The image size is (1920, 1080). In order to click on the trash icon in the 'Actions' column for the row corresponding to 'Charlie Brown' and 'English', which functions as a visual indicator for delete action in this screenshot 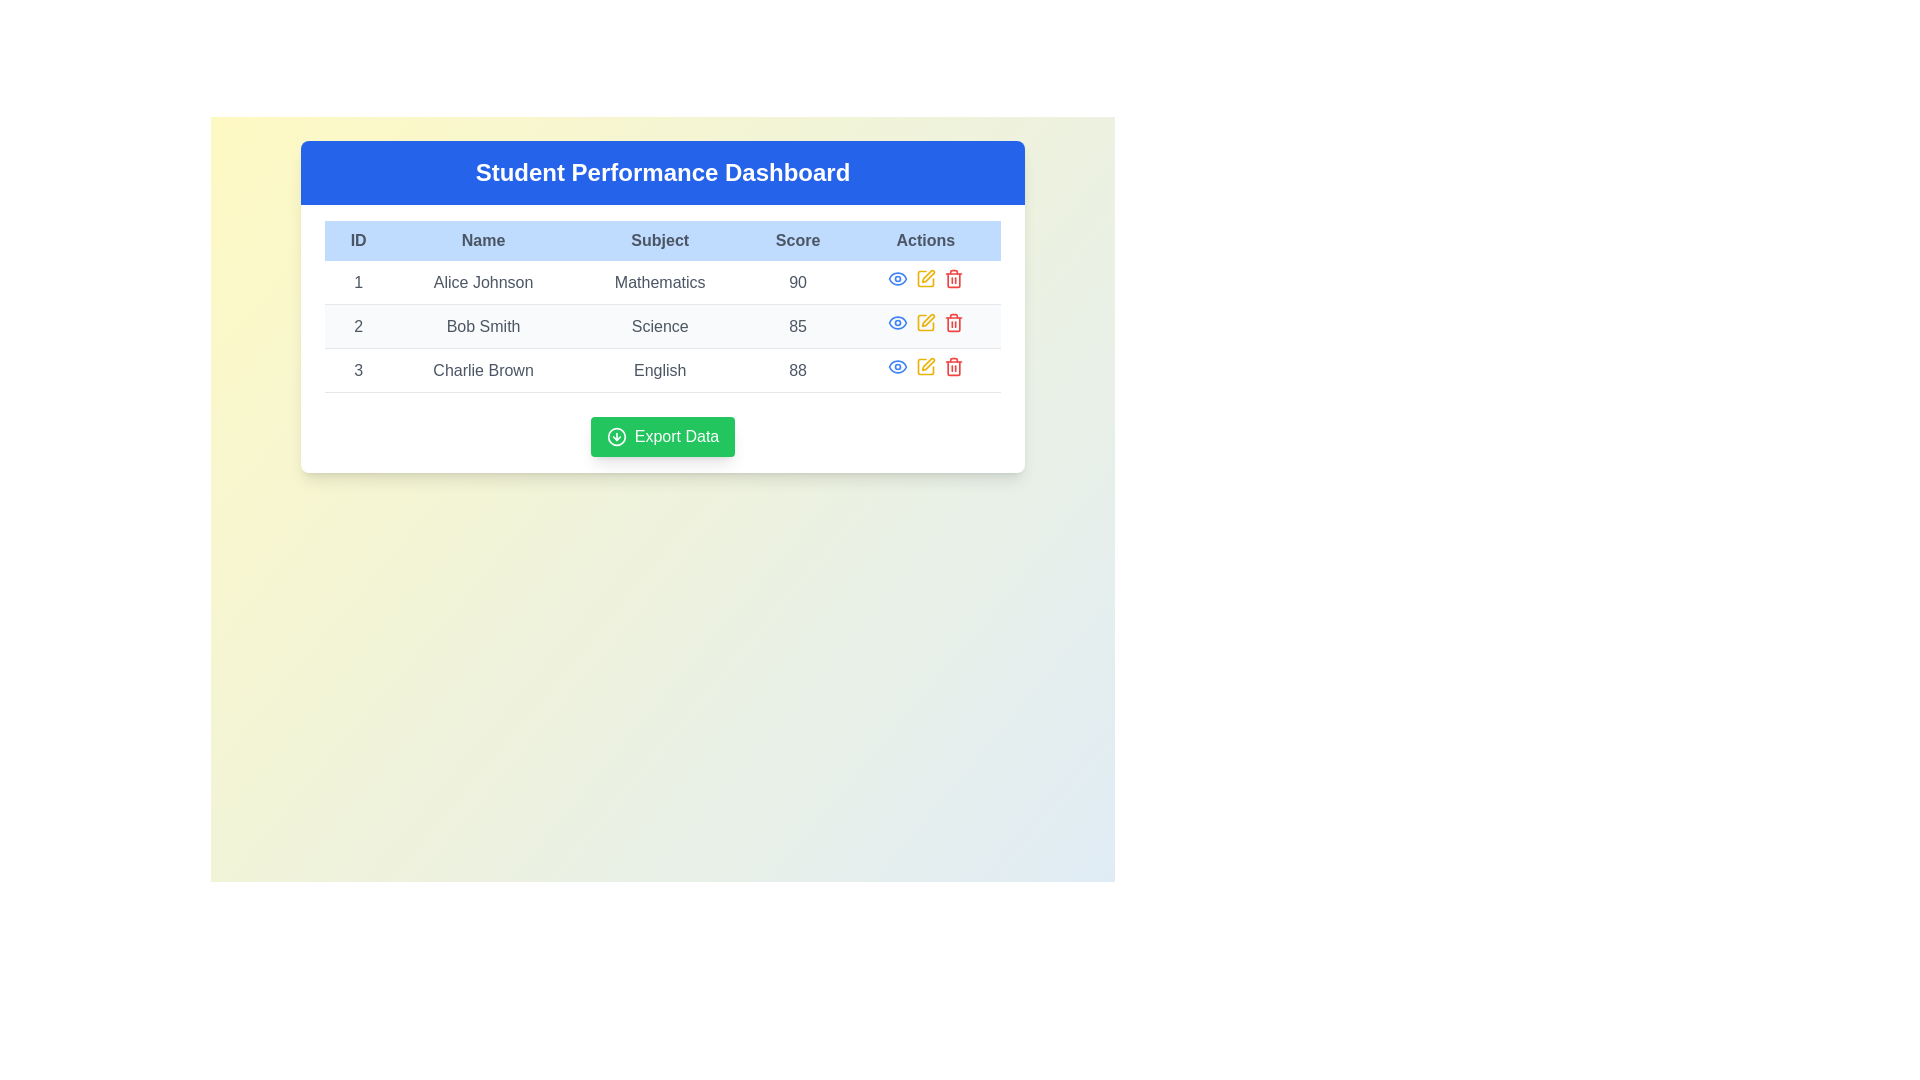, I will do `click(952, 368)`.